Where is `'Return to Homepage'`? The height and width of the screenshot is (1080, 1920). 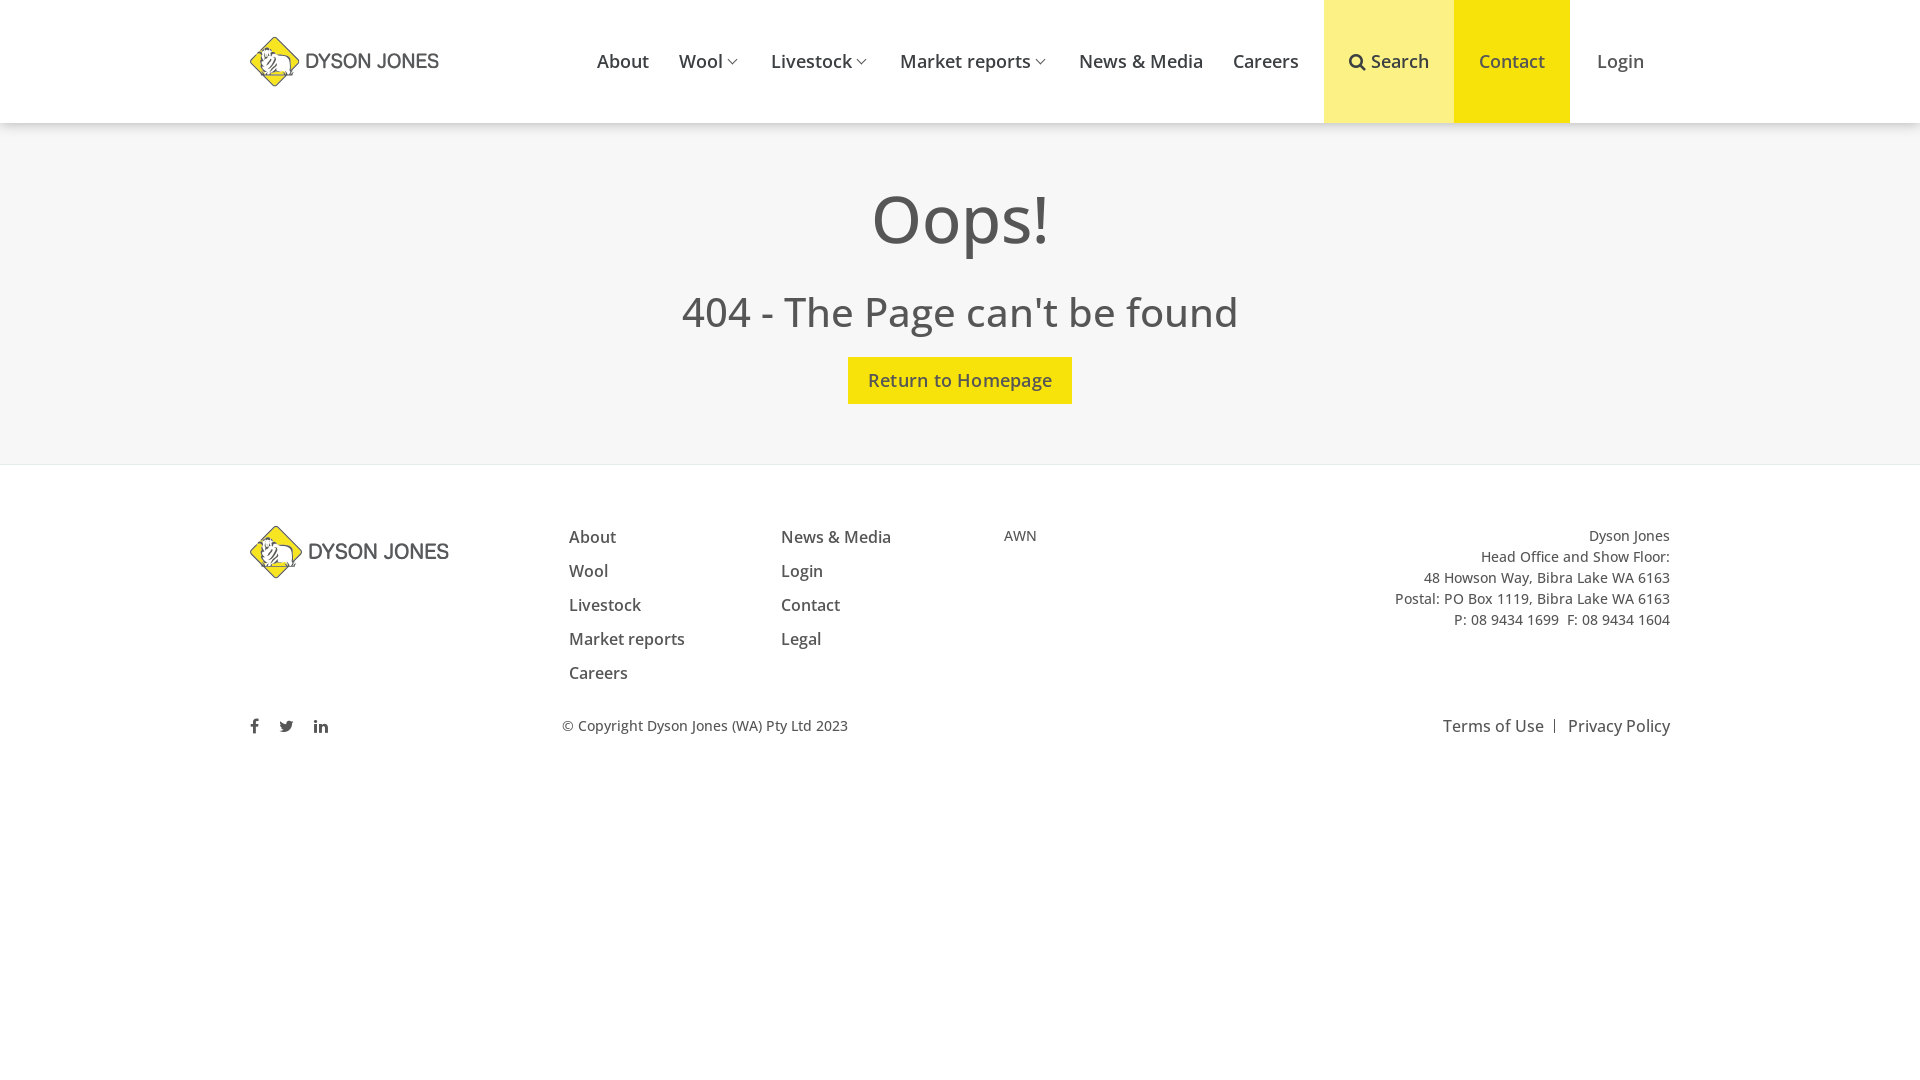
'Return to Homepage' is located at coordinates (960, 380).